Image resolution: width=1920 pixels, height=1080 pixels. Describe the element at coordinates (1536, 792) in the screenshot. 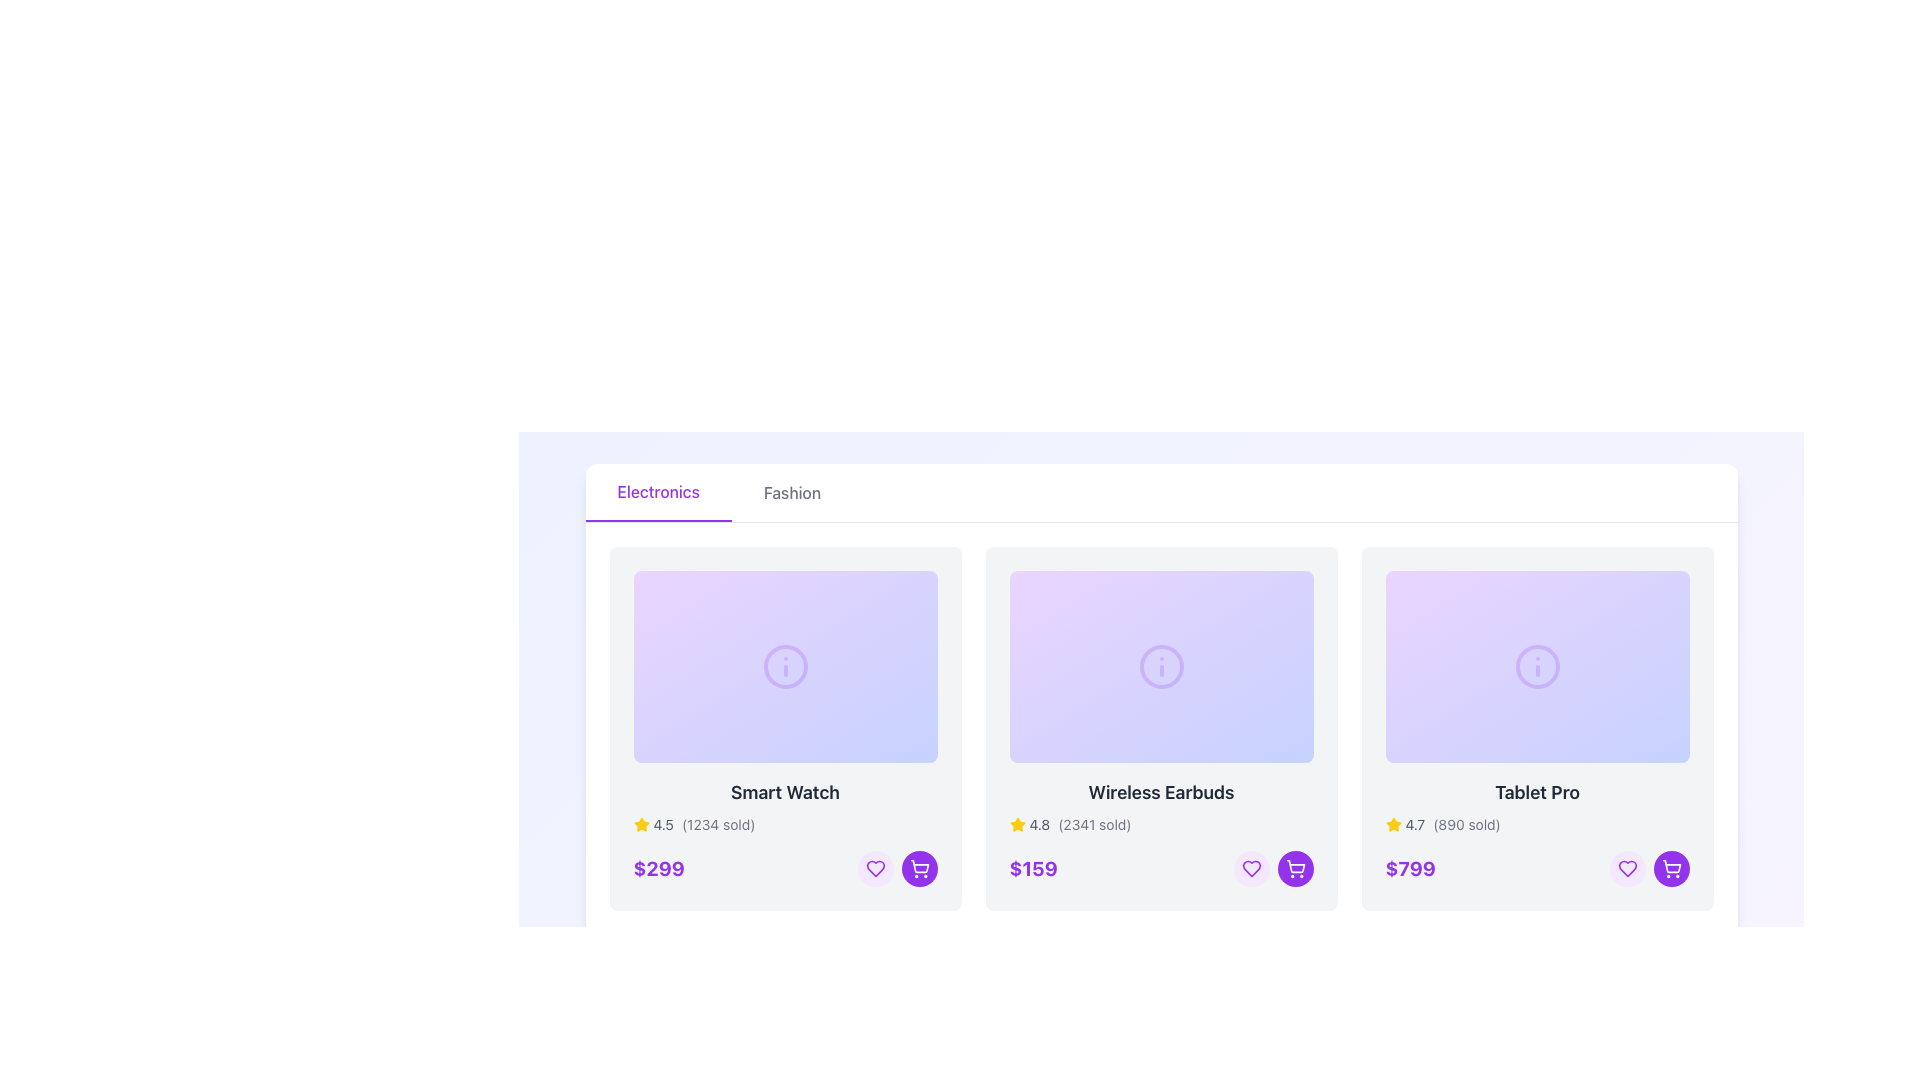

I see `text label that says 'Tablet Pro', which is styled in bold and dark gray, located below the product image in the far right column of the product layout` at that location.